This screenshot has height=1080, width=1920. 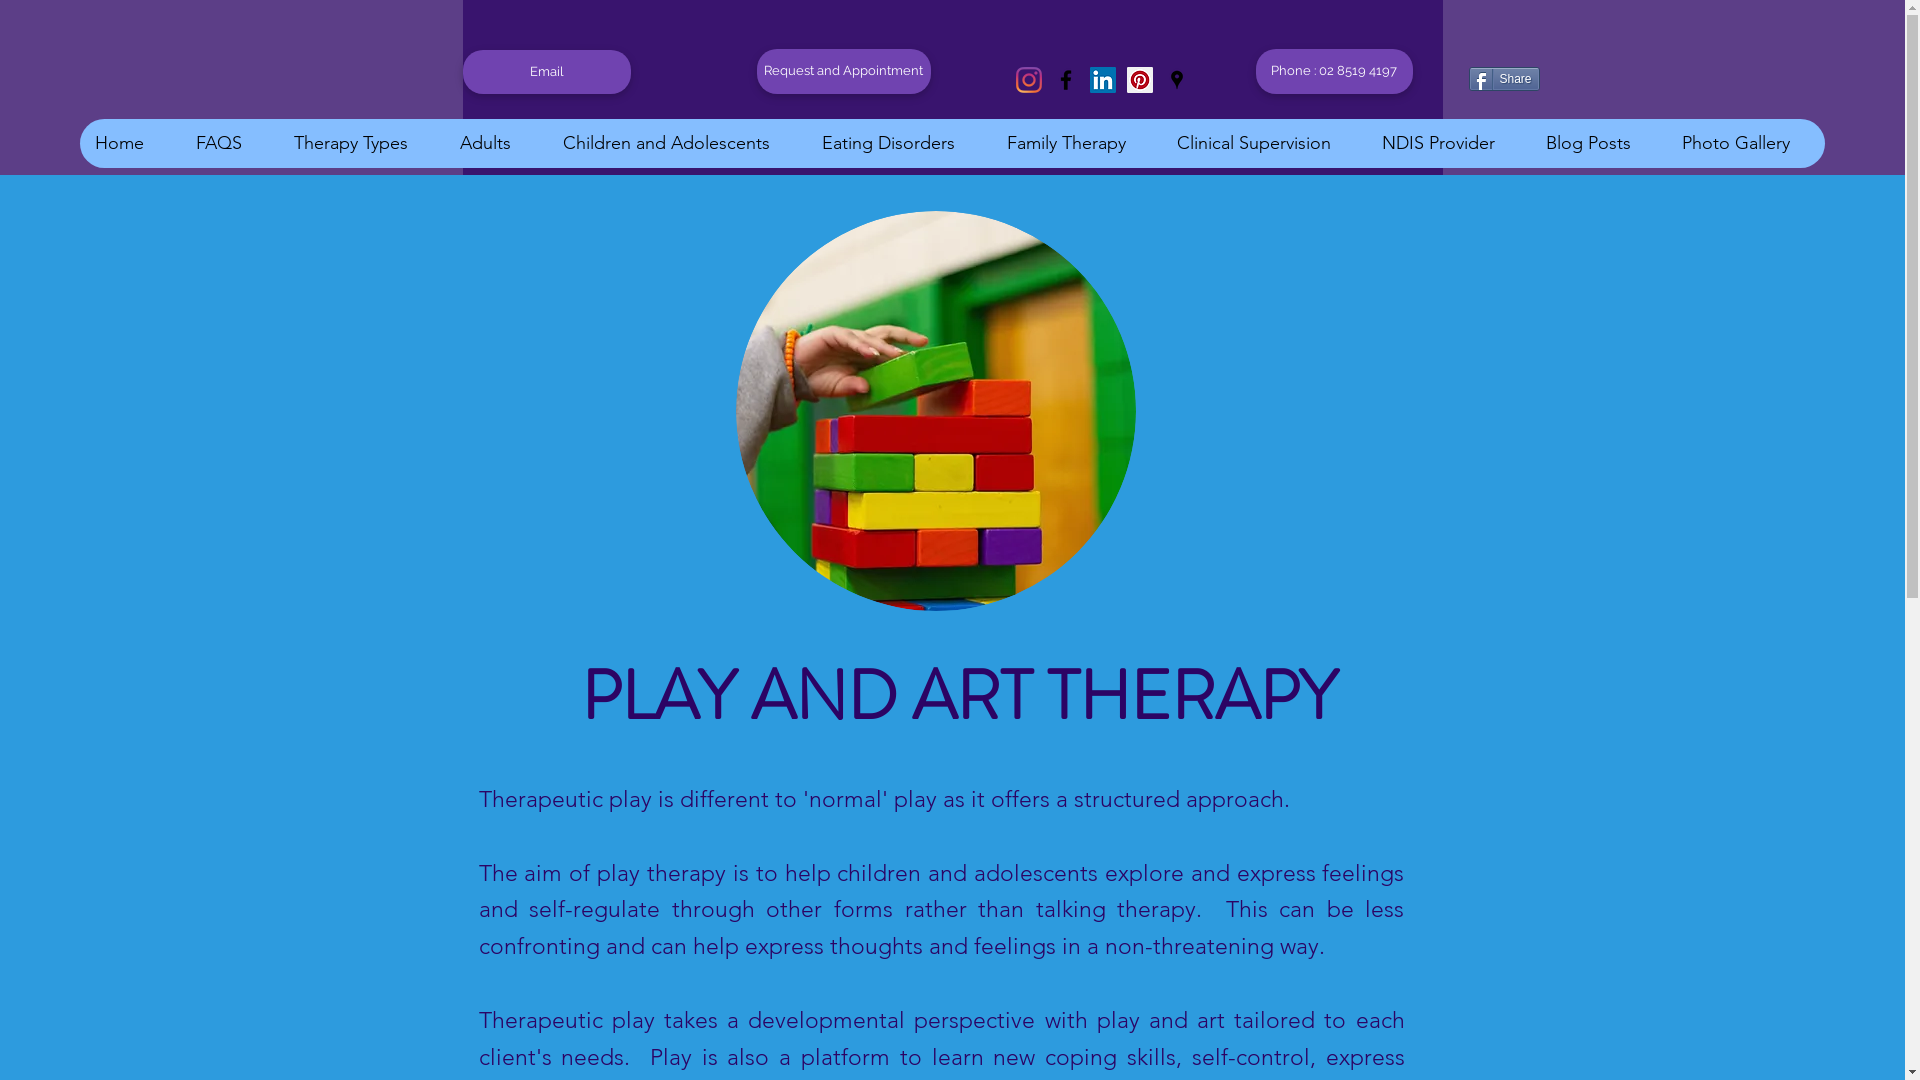 I want to click on 'Email', so click(x=546, y=71).